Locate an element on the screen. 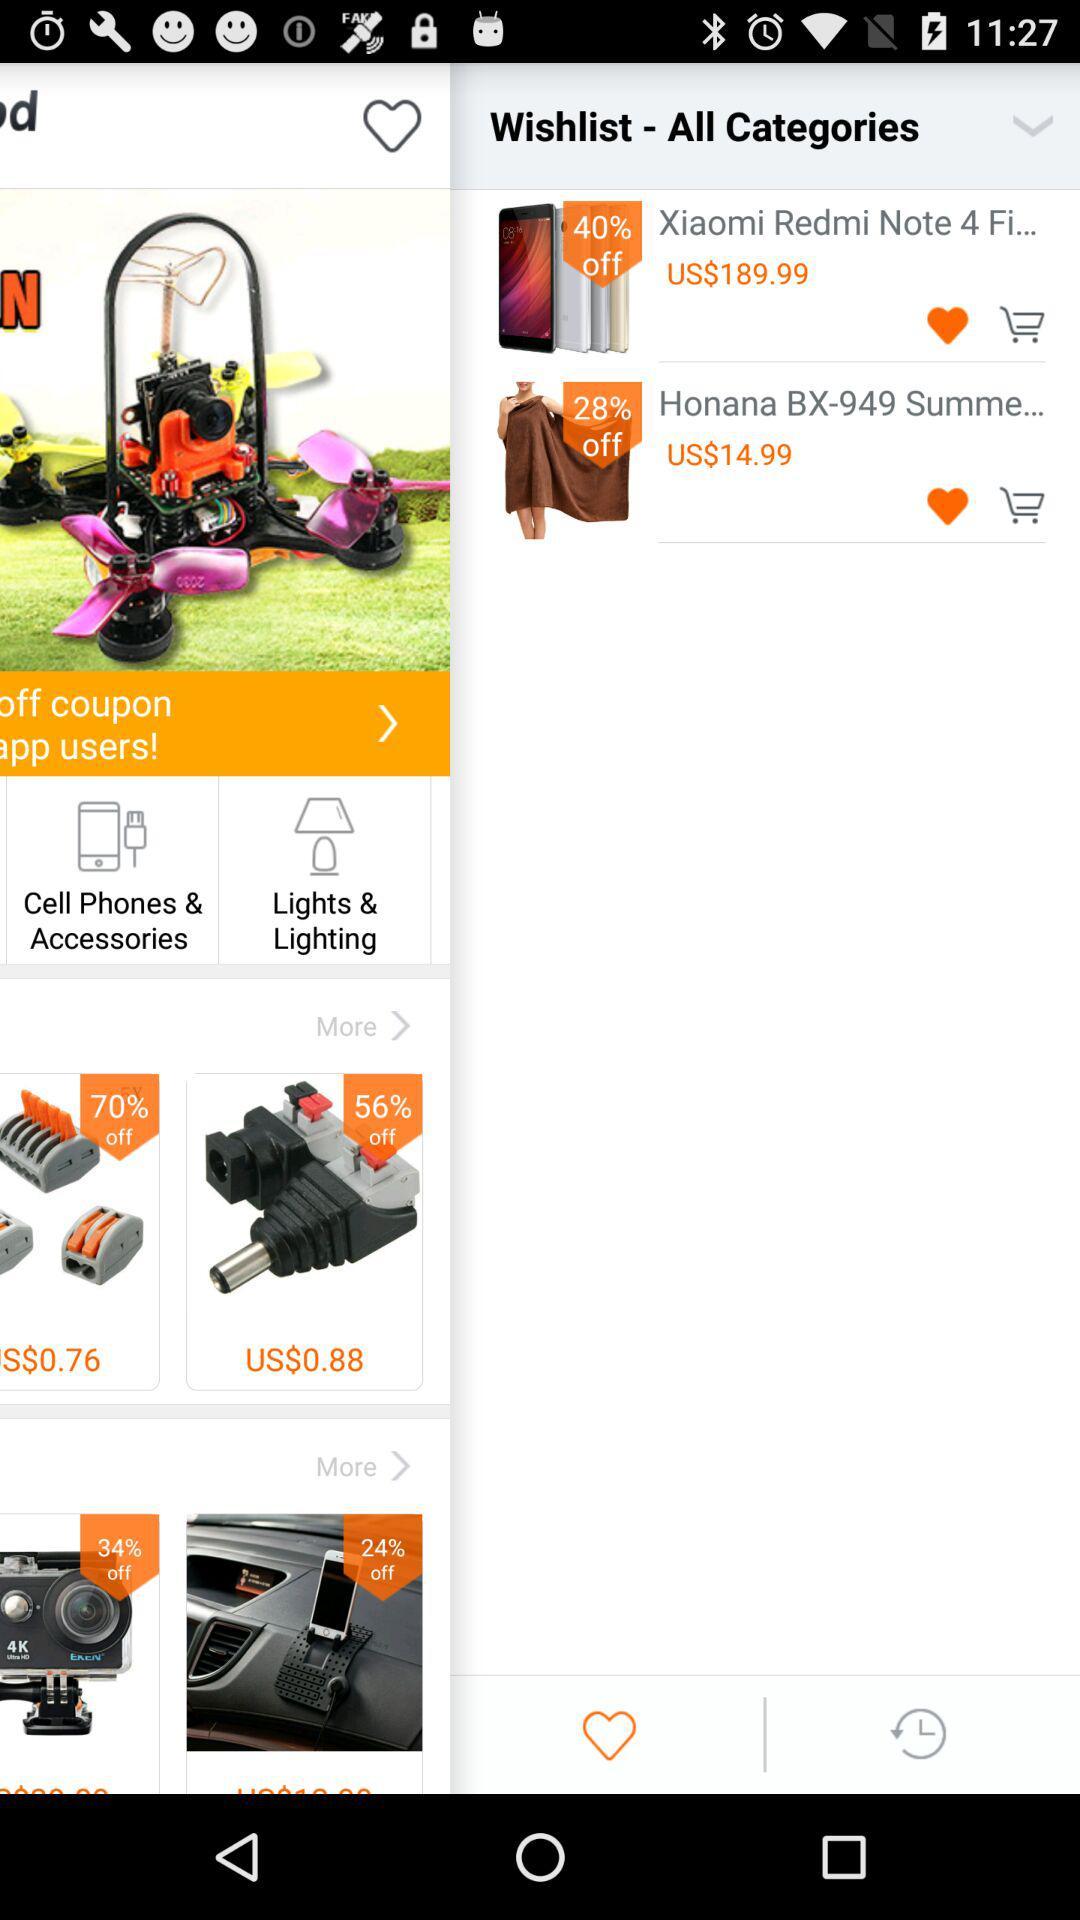 Image resolution: width=1080 pixels, height=1920 pixels. the favorite icon is located at coordinates (392, 133).